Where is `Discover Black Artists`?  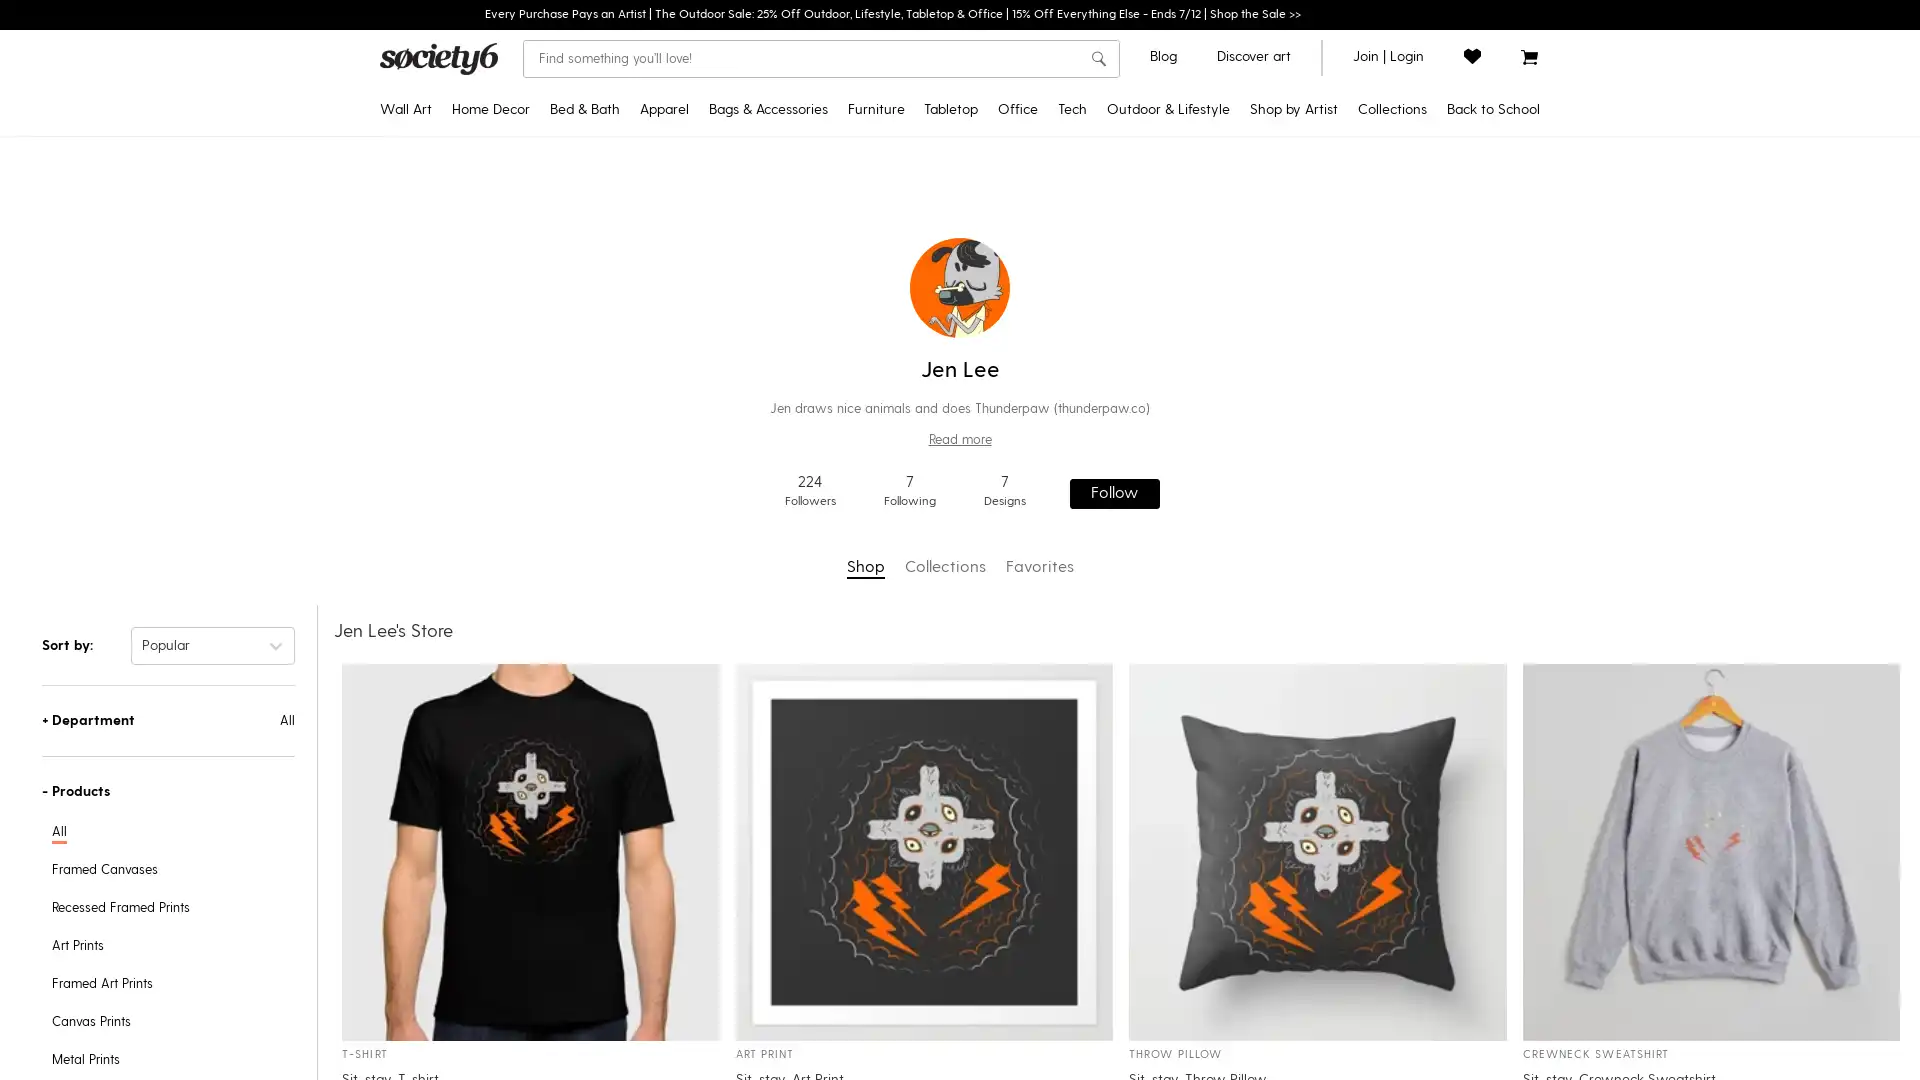
Discover Black Artists is located at coordinates (1318, 225).